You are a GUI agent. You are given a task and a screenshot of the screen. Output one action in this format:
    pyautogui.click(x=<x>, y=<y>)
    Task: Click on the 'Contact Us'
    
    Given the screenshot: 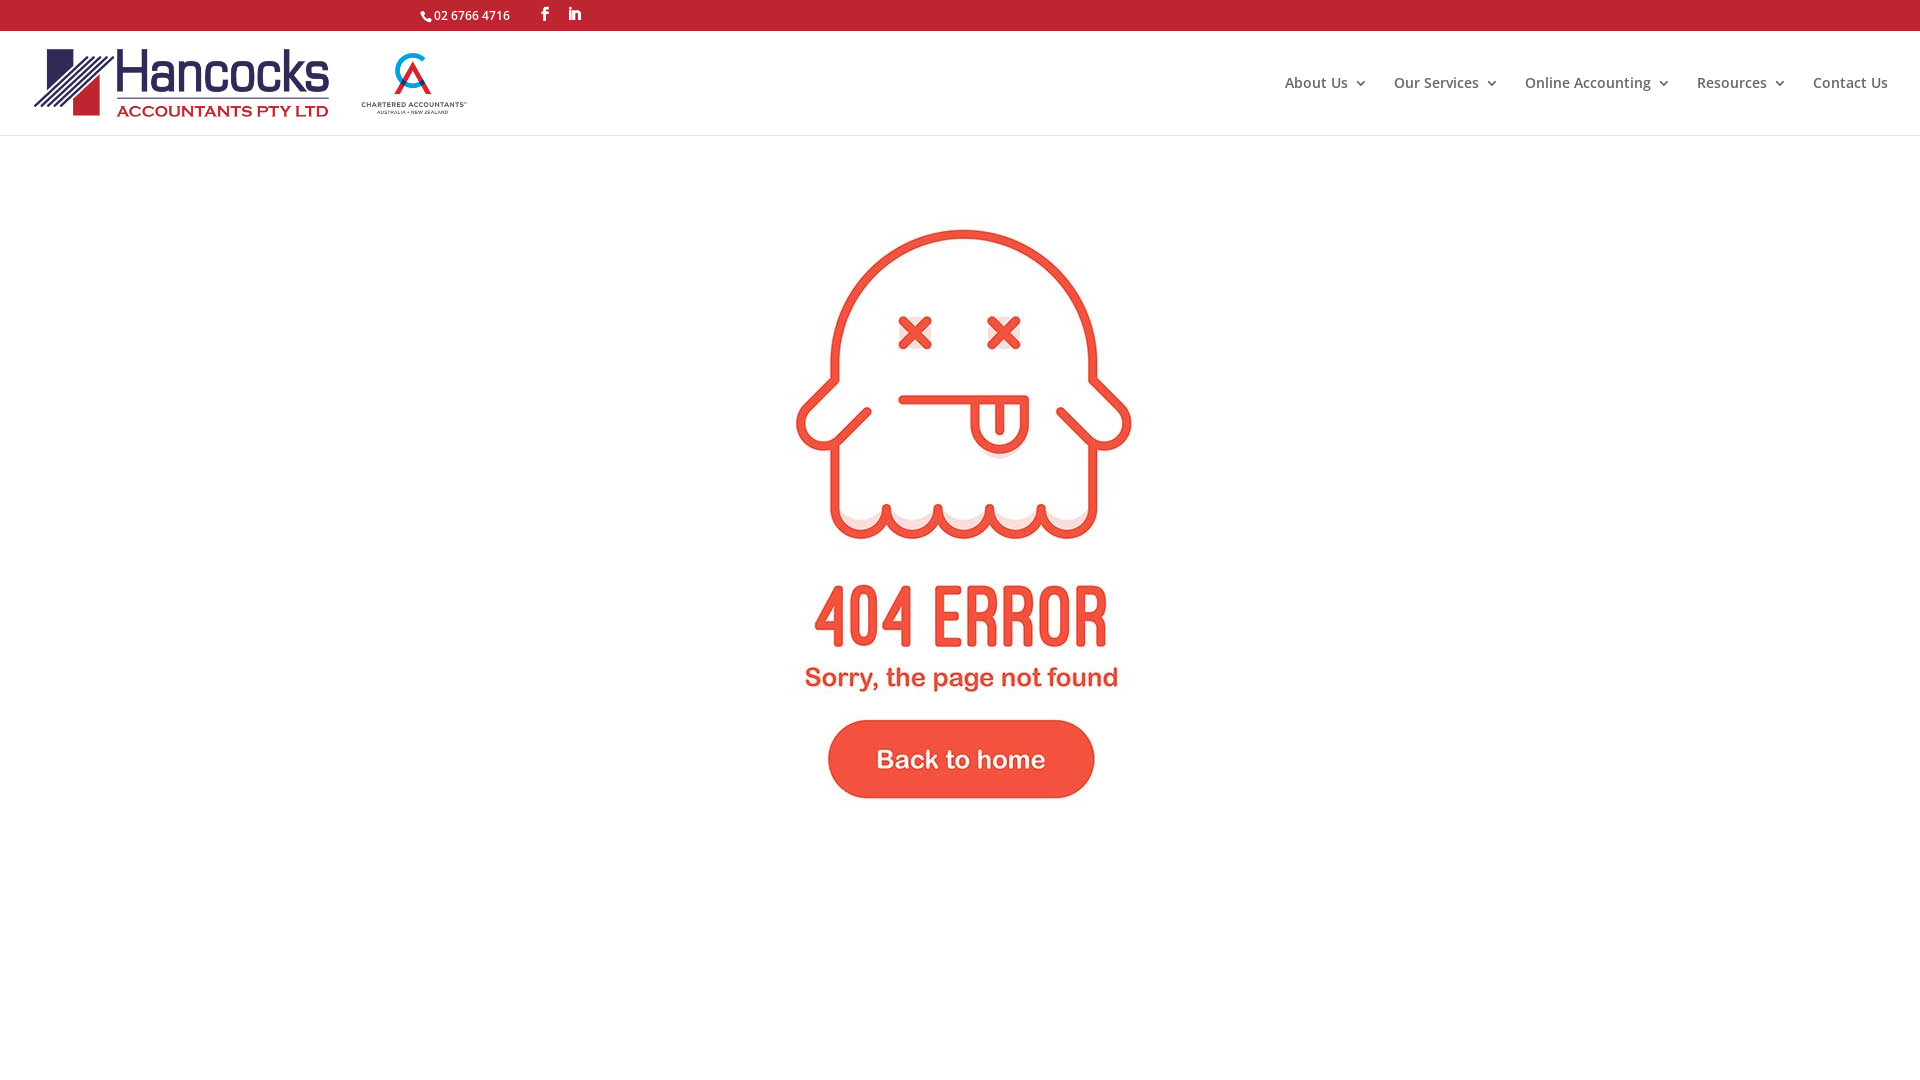 What is the action you would take?
    pyautogui.click(x=1849, y=105)
    